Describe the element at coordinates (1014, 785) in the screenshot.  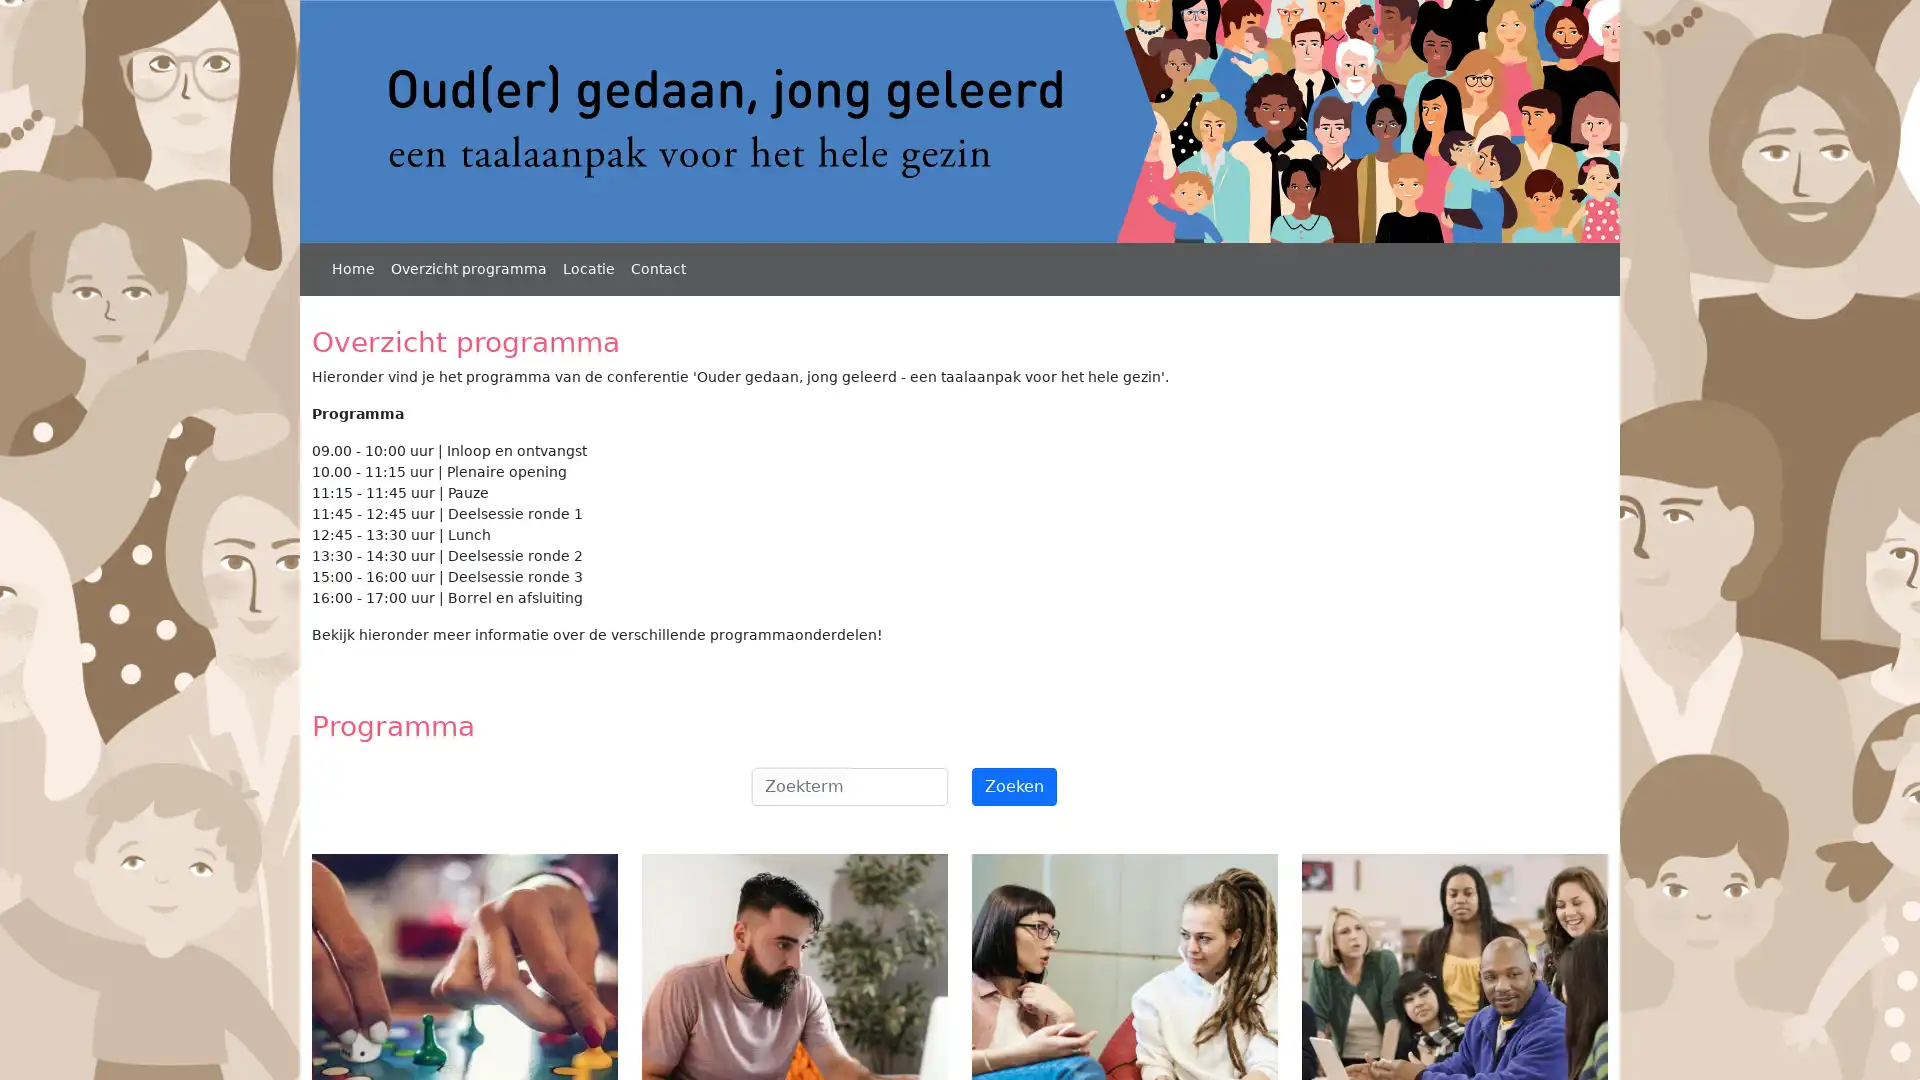
I see `Zoeken` at that location.